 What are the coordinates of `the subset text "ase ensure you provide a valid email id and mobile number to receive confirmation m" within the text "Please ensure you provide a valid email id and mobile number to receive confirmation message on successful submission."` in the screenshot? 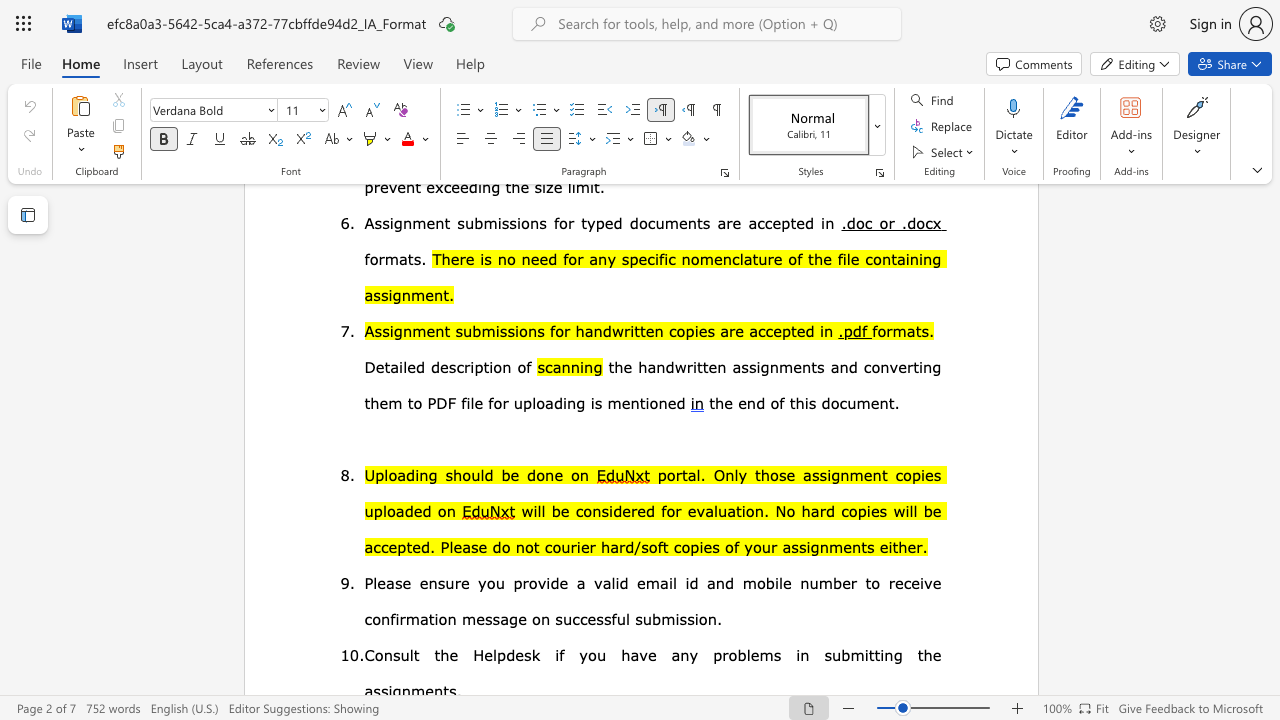 It's located at (386, 582).